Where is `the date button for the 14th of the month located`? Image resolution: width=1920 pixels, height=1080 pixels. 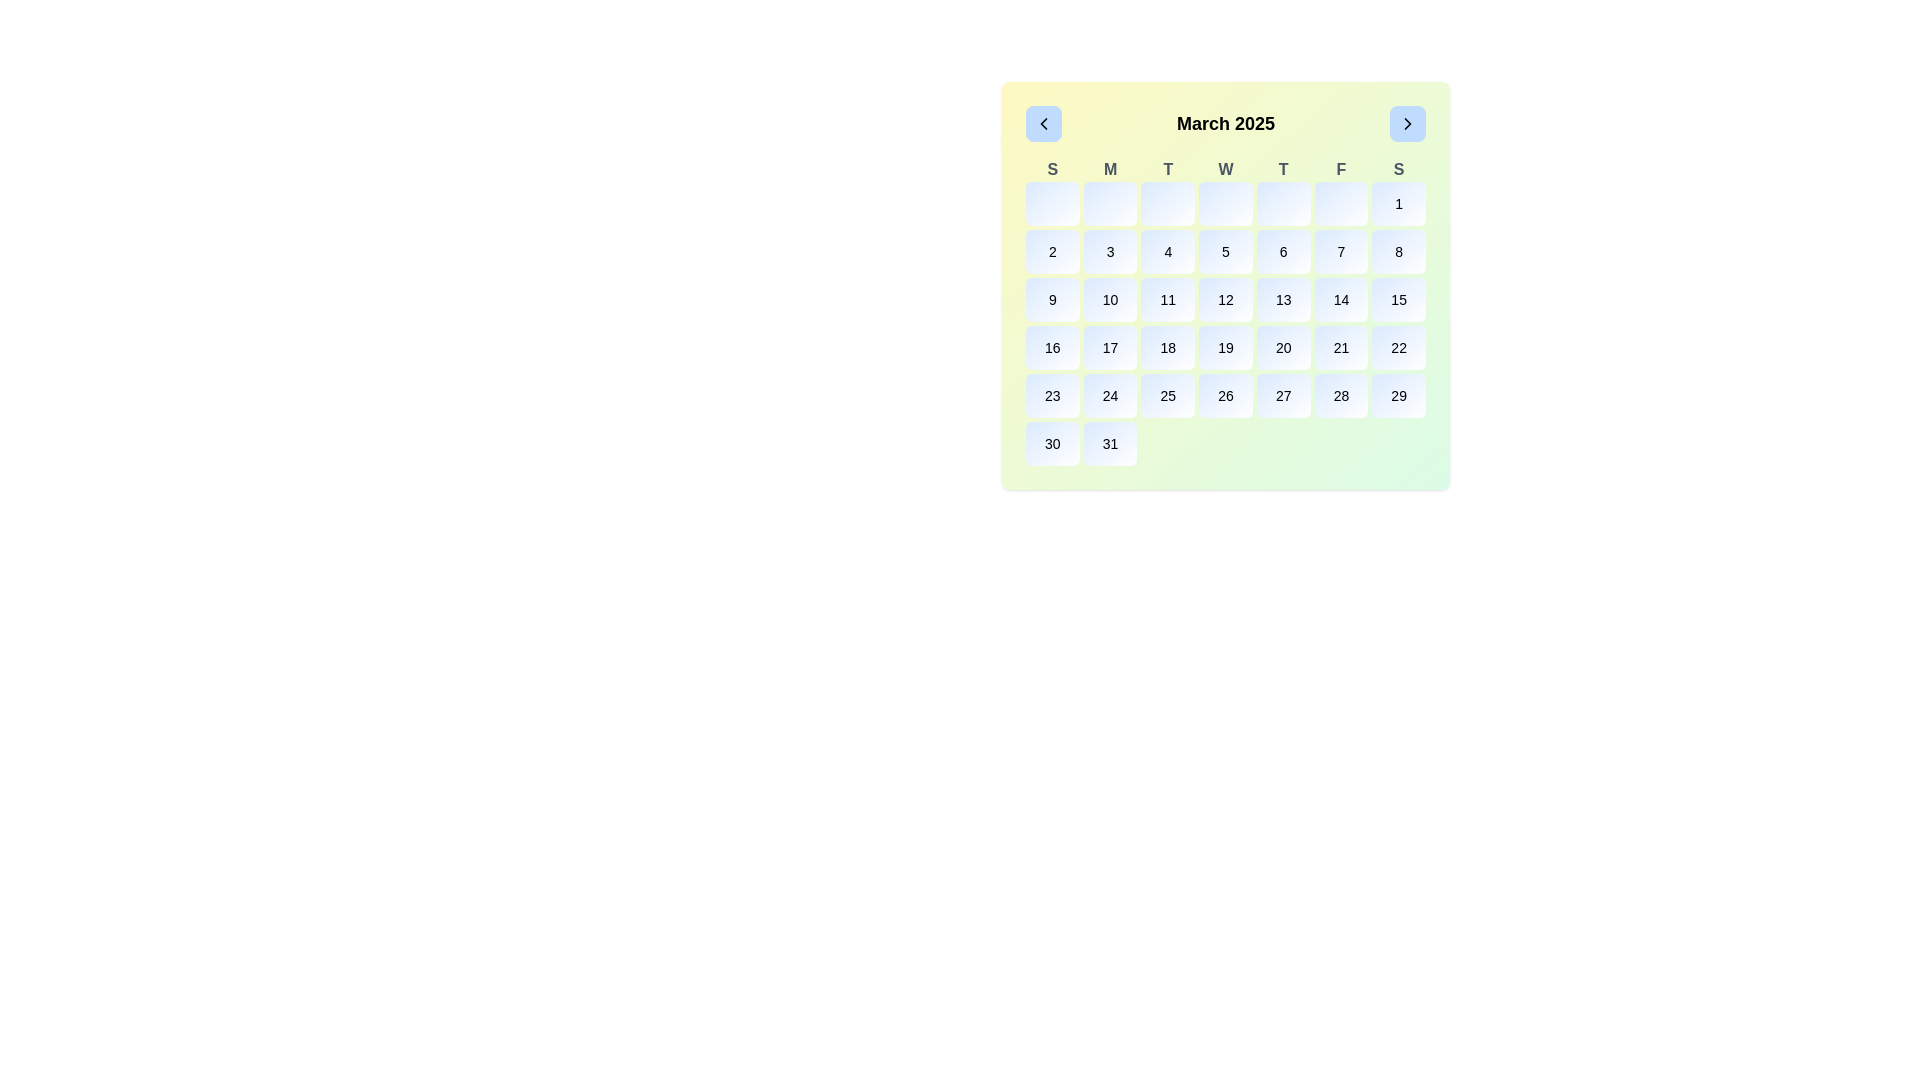
the date button for the 14th of the month located is located at coordinates (1341, 300).